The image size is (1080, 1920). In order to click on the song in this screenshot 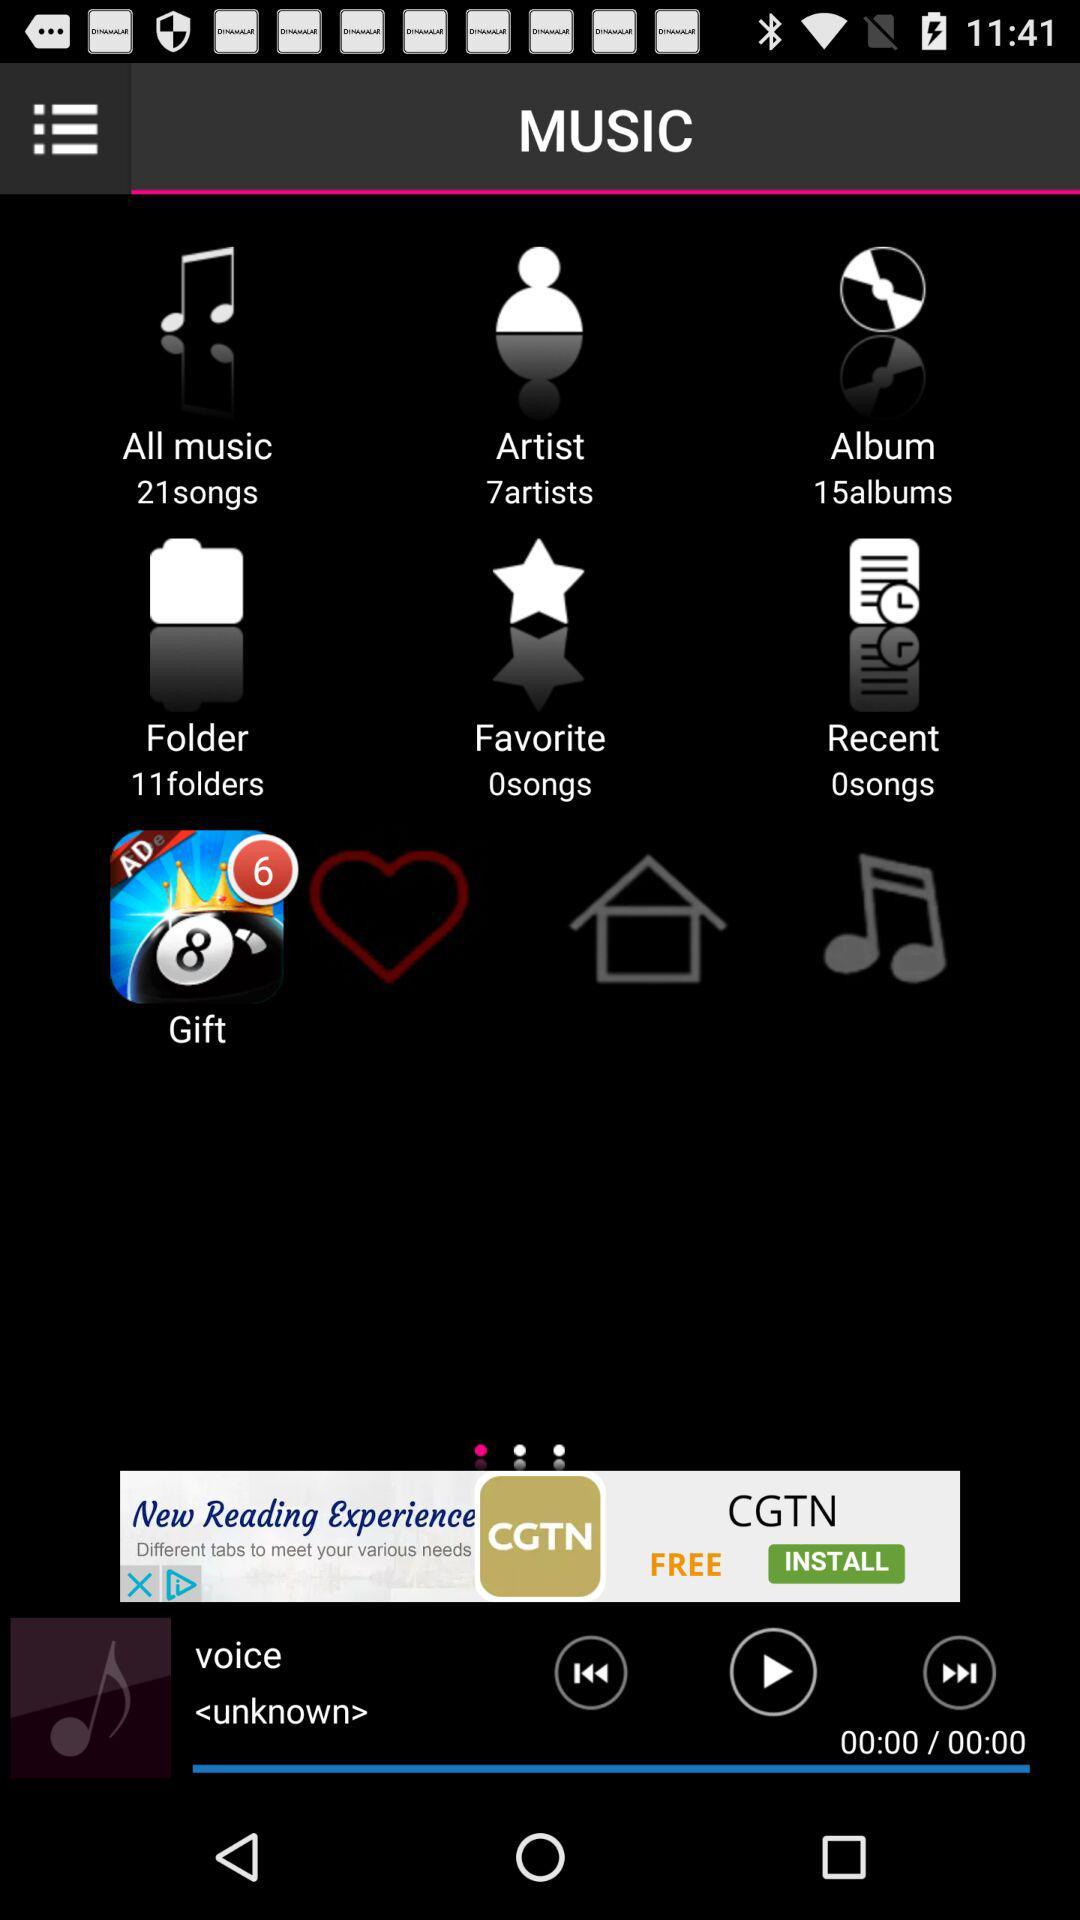, I will do `click(772, 1680)`.